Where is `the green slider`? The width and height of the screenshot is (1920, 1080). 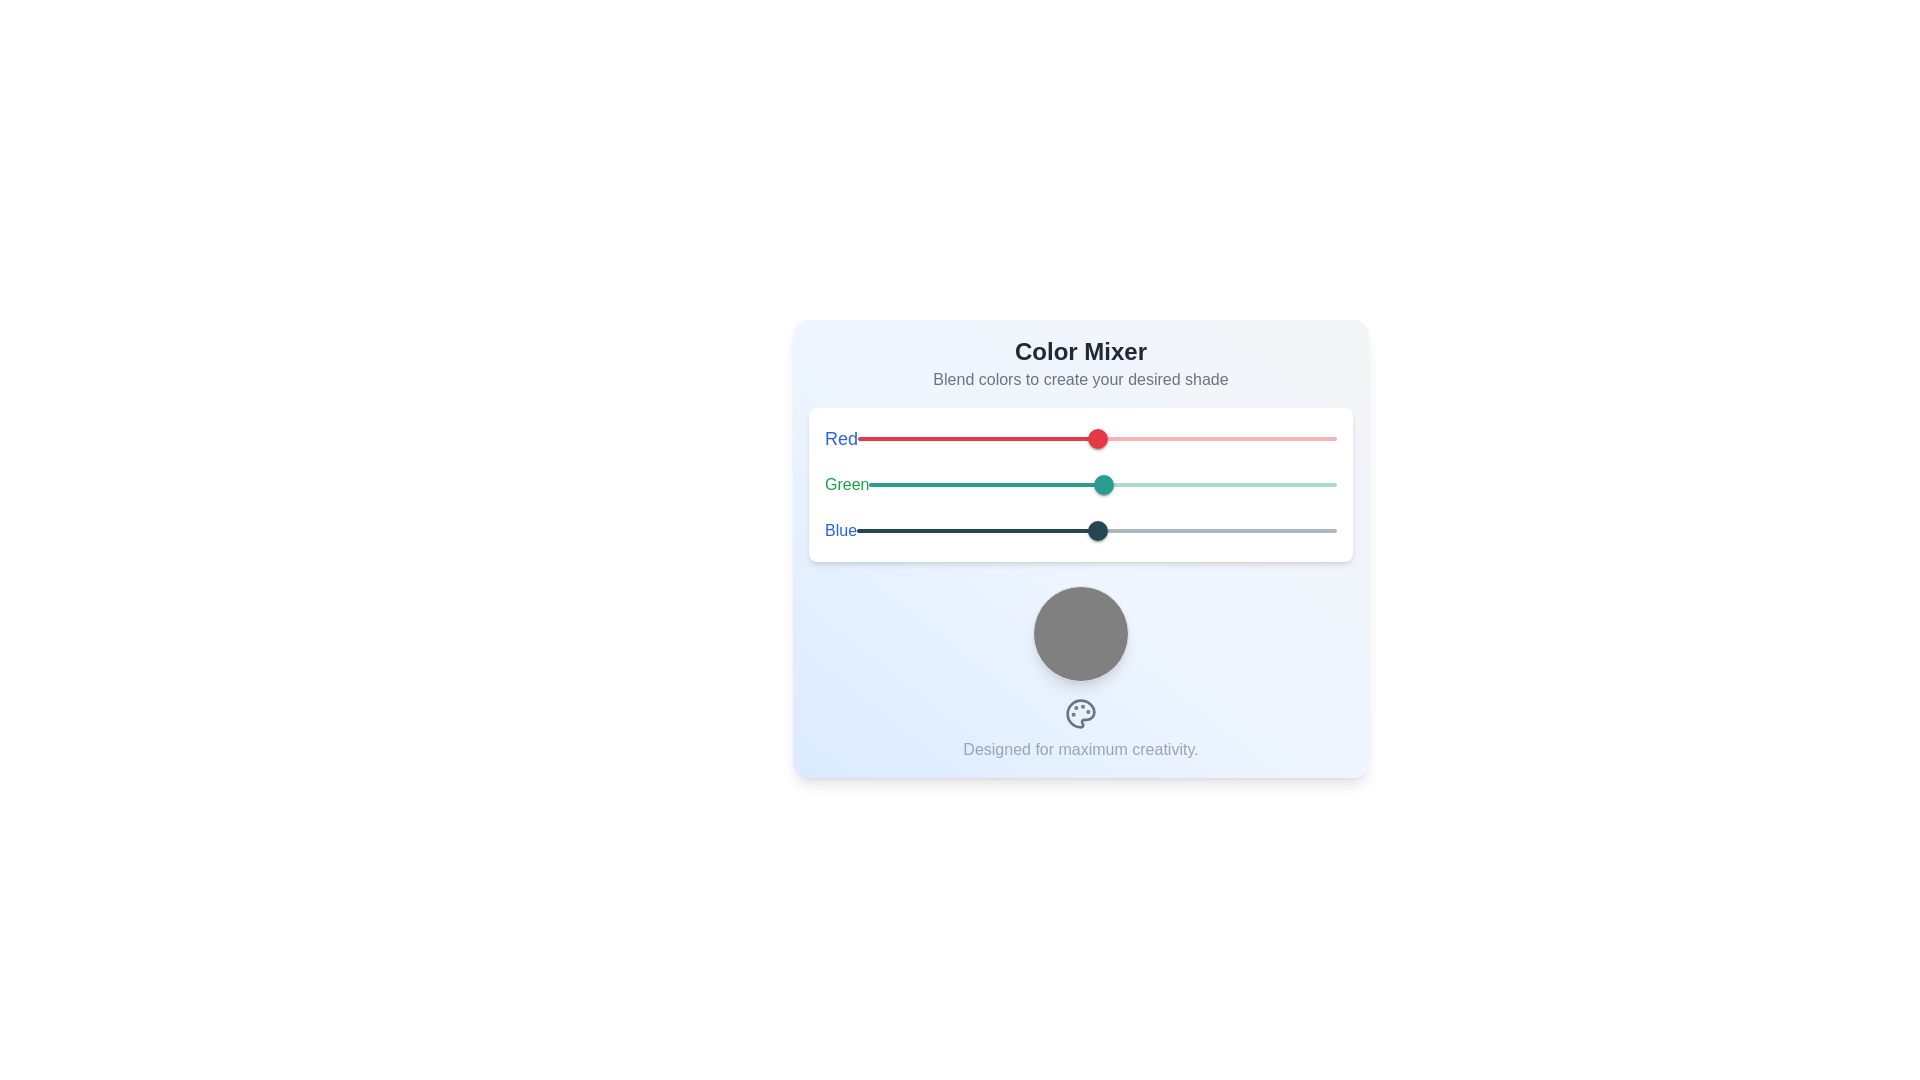 the green slider is located at coordinates (1003, 485).